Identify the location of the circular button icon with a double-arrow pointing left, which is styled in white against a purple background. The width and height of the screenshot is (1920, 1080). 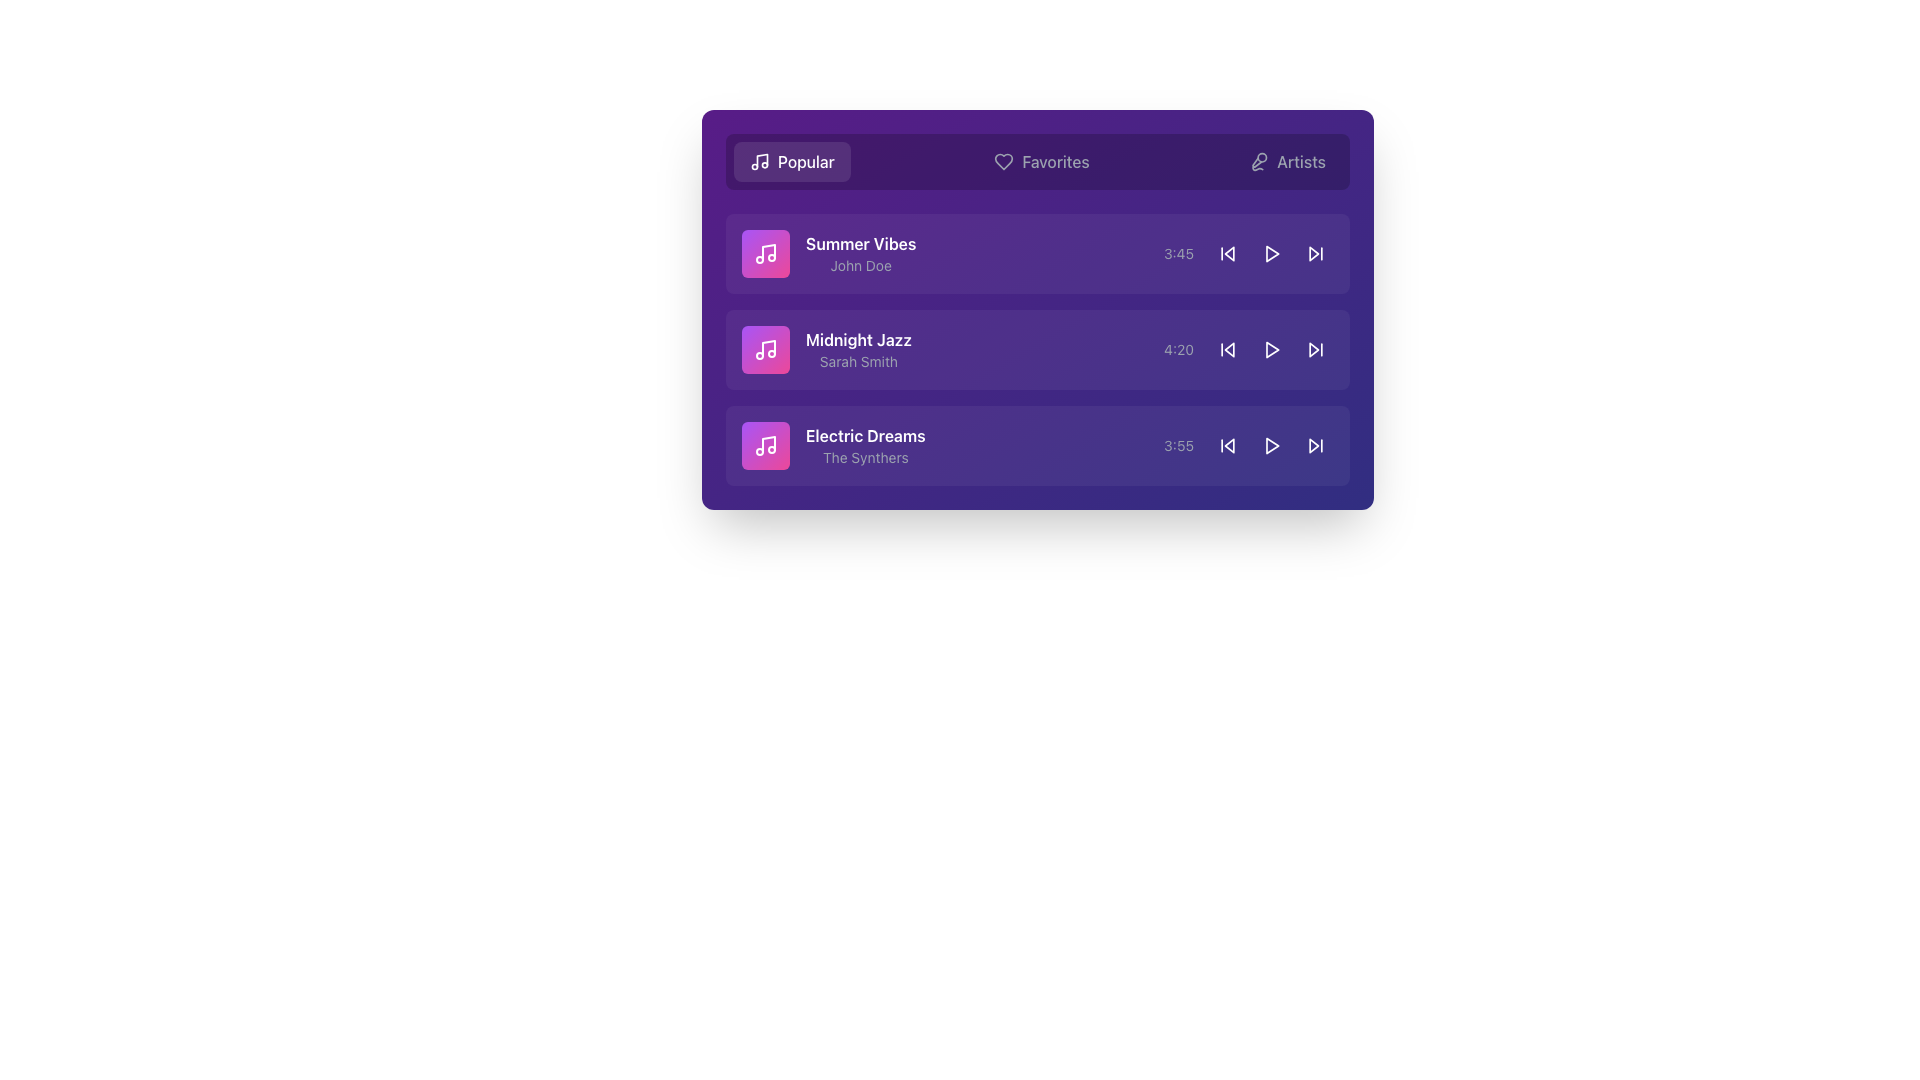
(1227, 349).